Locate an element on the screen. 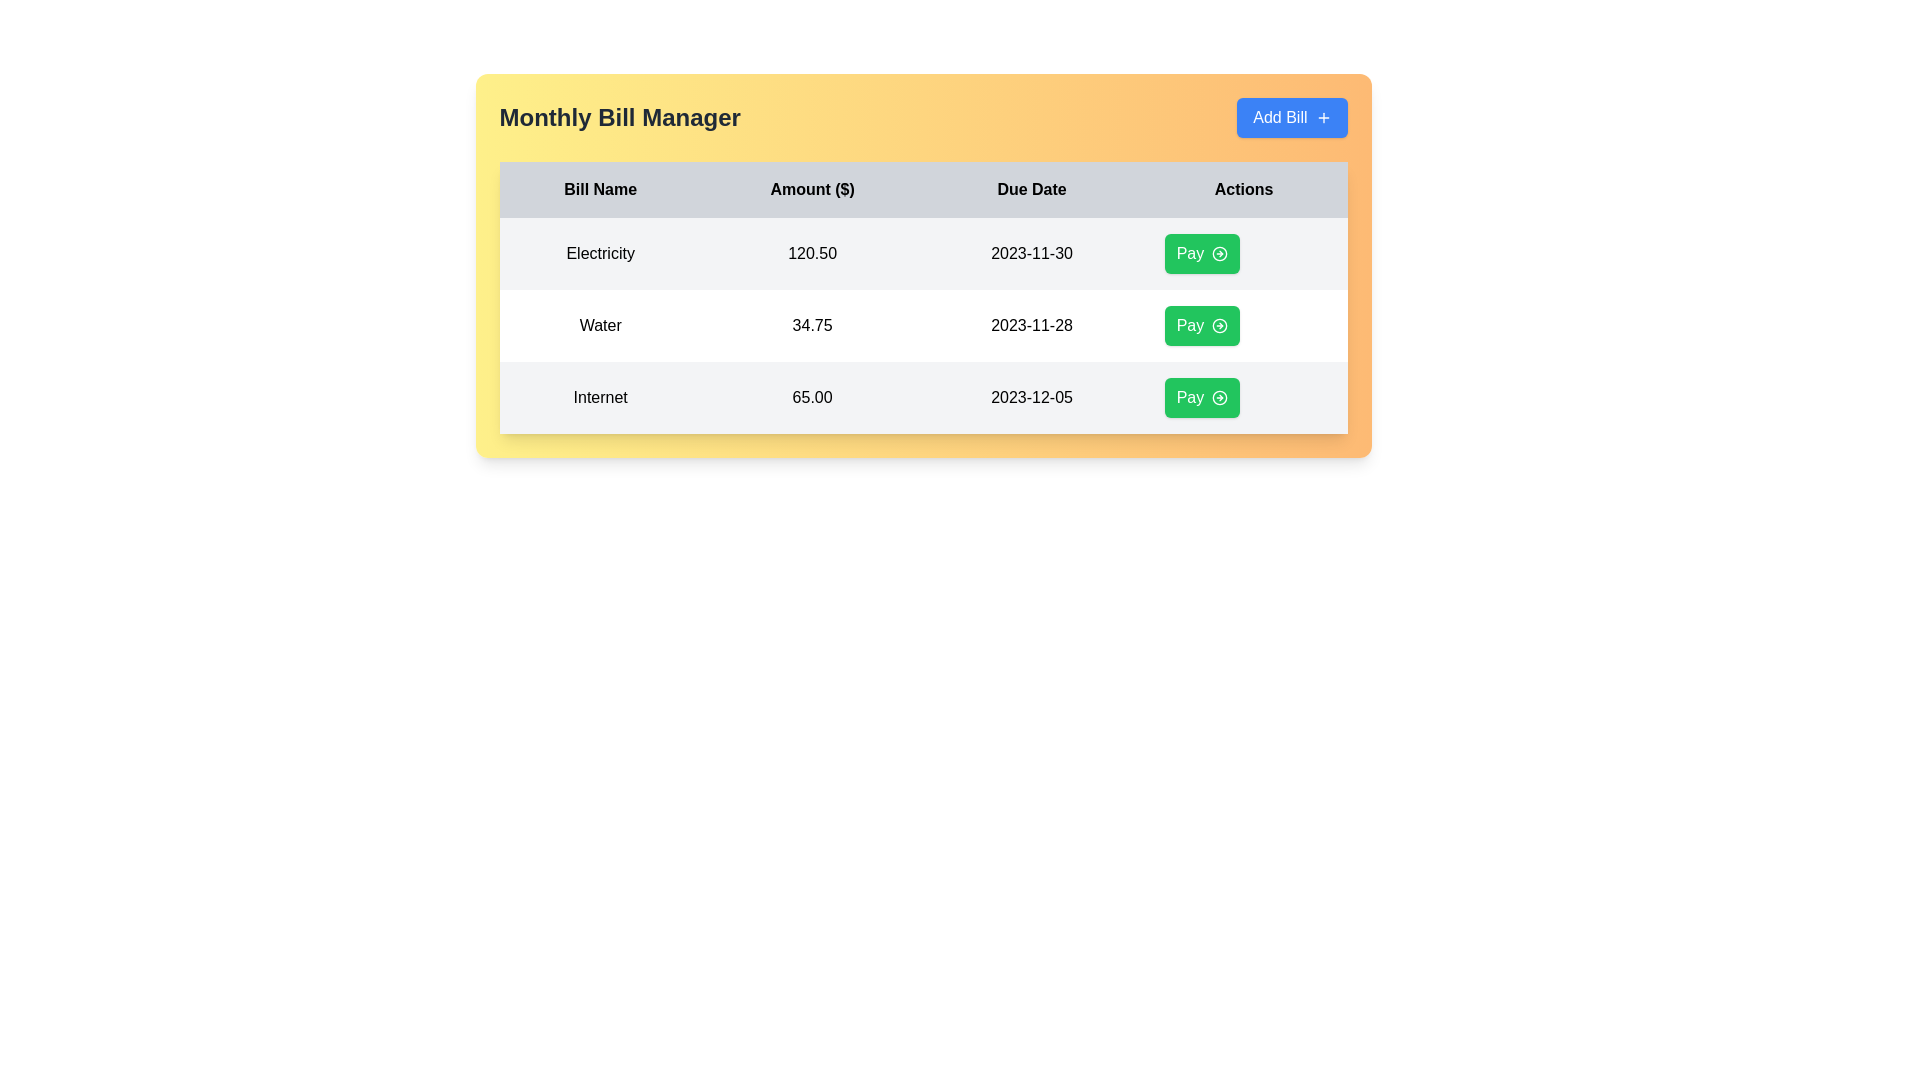 This screenshot has height=1080, width=1920. the green 'Pay' button with rounded corners in the 'Actions' column for the 'Electricity' bill entry is located at coordinates (1243, 253).